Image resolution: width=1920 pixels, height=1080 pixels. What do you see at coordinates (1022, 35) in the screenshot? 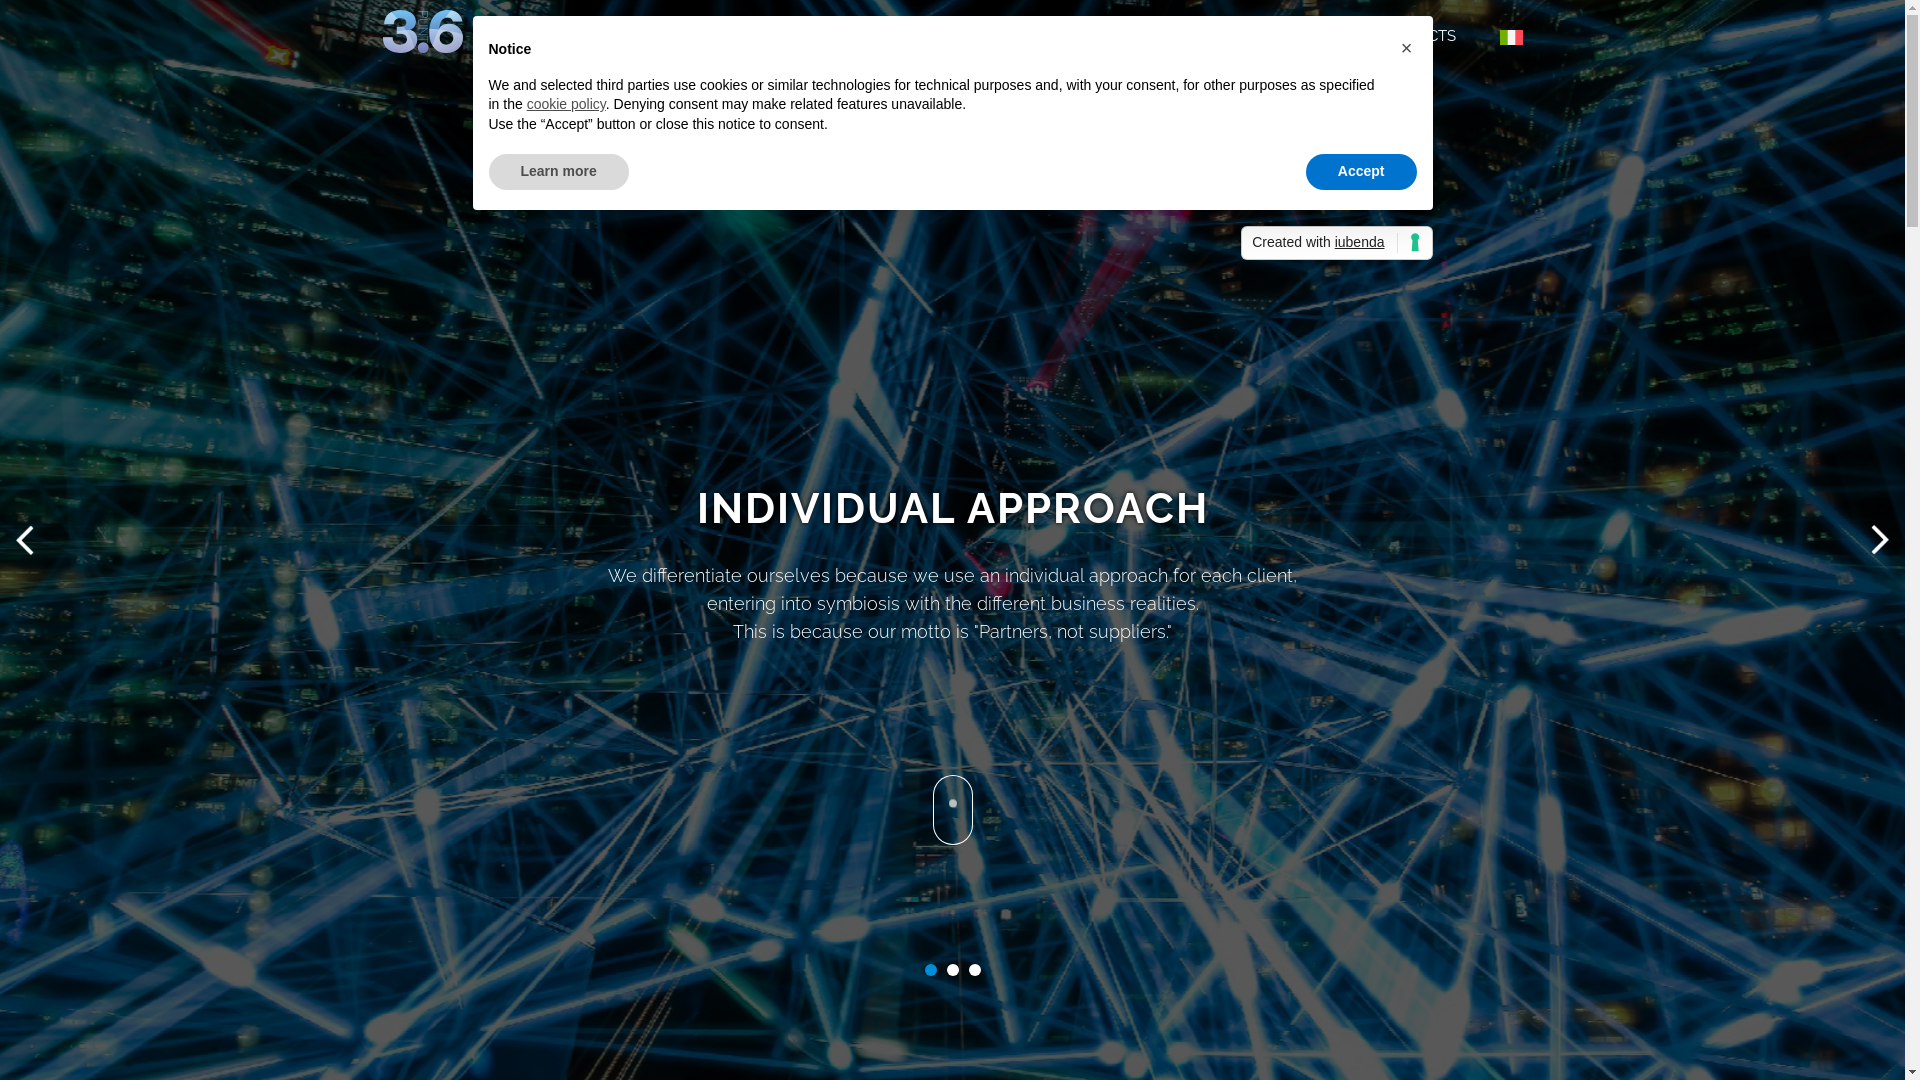
I see `'TECHNOLOGIES'` at bounding box center [1022, 35].